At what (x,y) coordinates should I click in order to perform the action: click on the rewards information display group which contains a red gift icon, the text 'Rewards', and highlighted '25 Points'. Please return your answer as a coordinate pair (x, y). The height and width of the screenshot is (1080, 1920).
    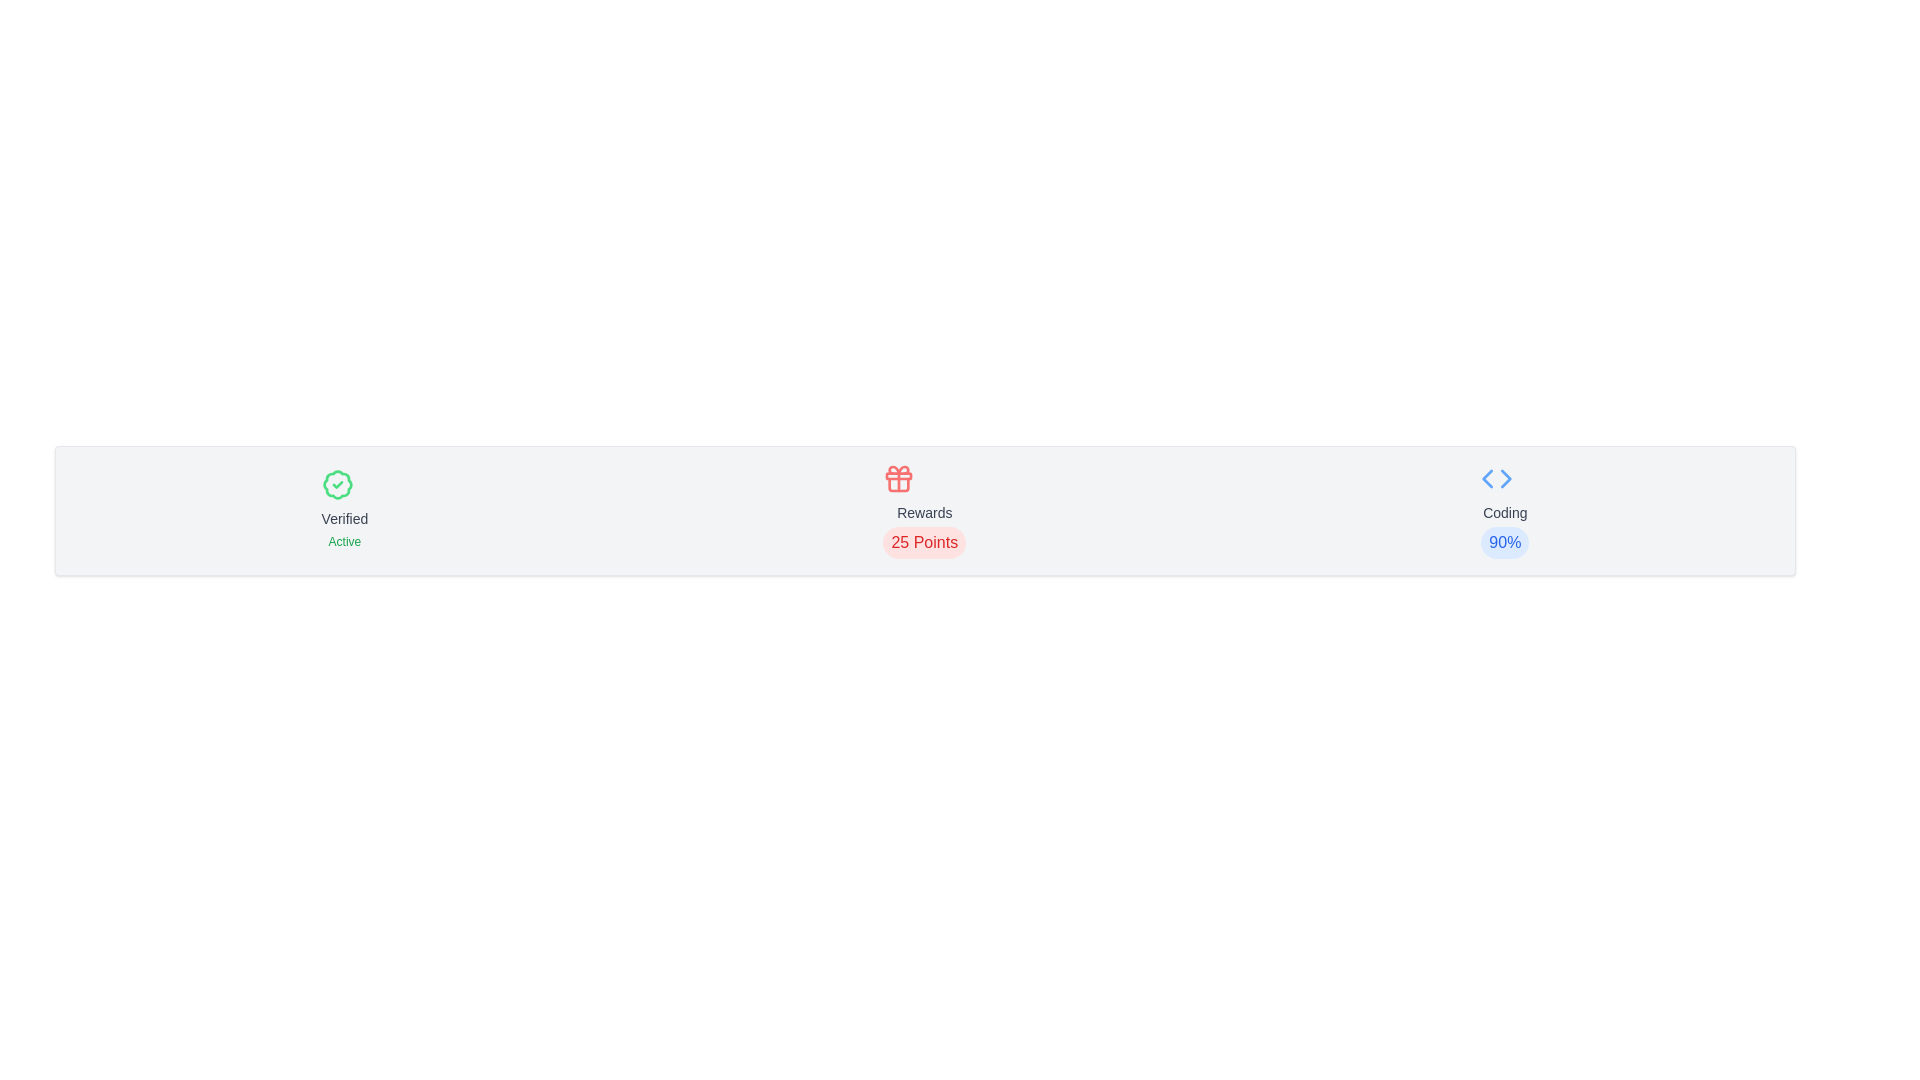
    Looking at the image, I should click on (923, 509).